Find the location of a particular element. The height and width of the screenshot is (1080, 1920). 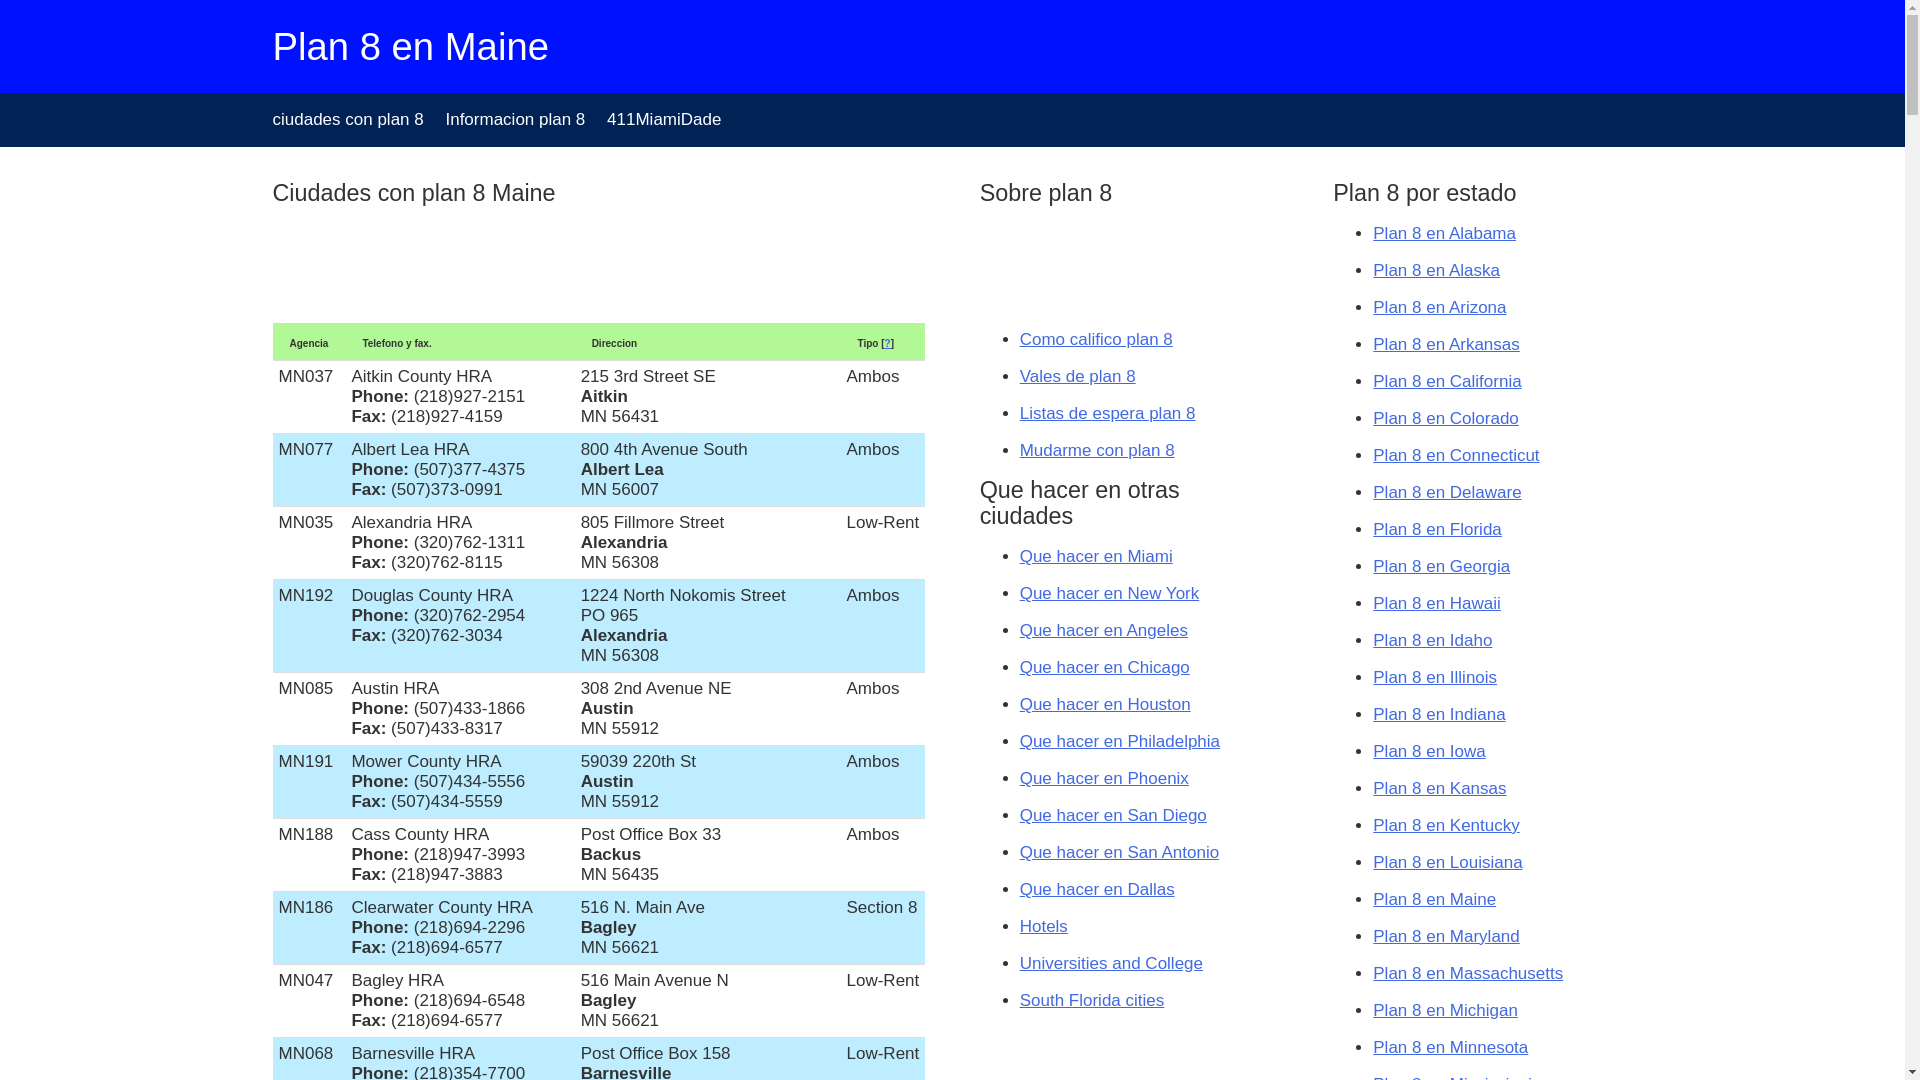

'Plan 8 en Florida' is located at coordinates (1436, 528).